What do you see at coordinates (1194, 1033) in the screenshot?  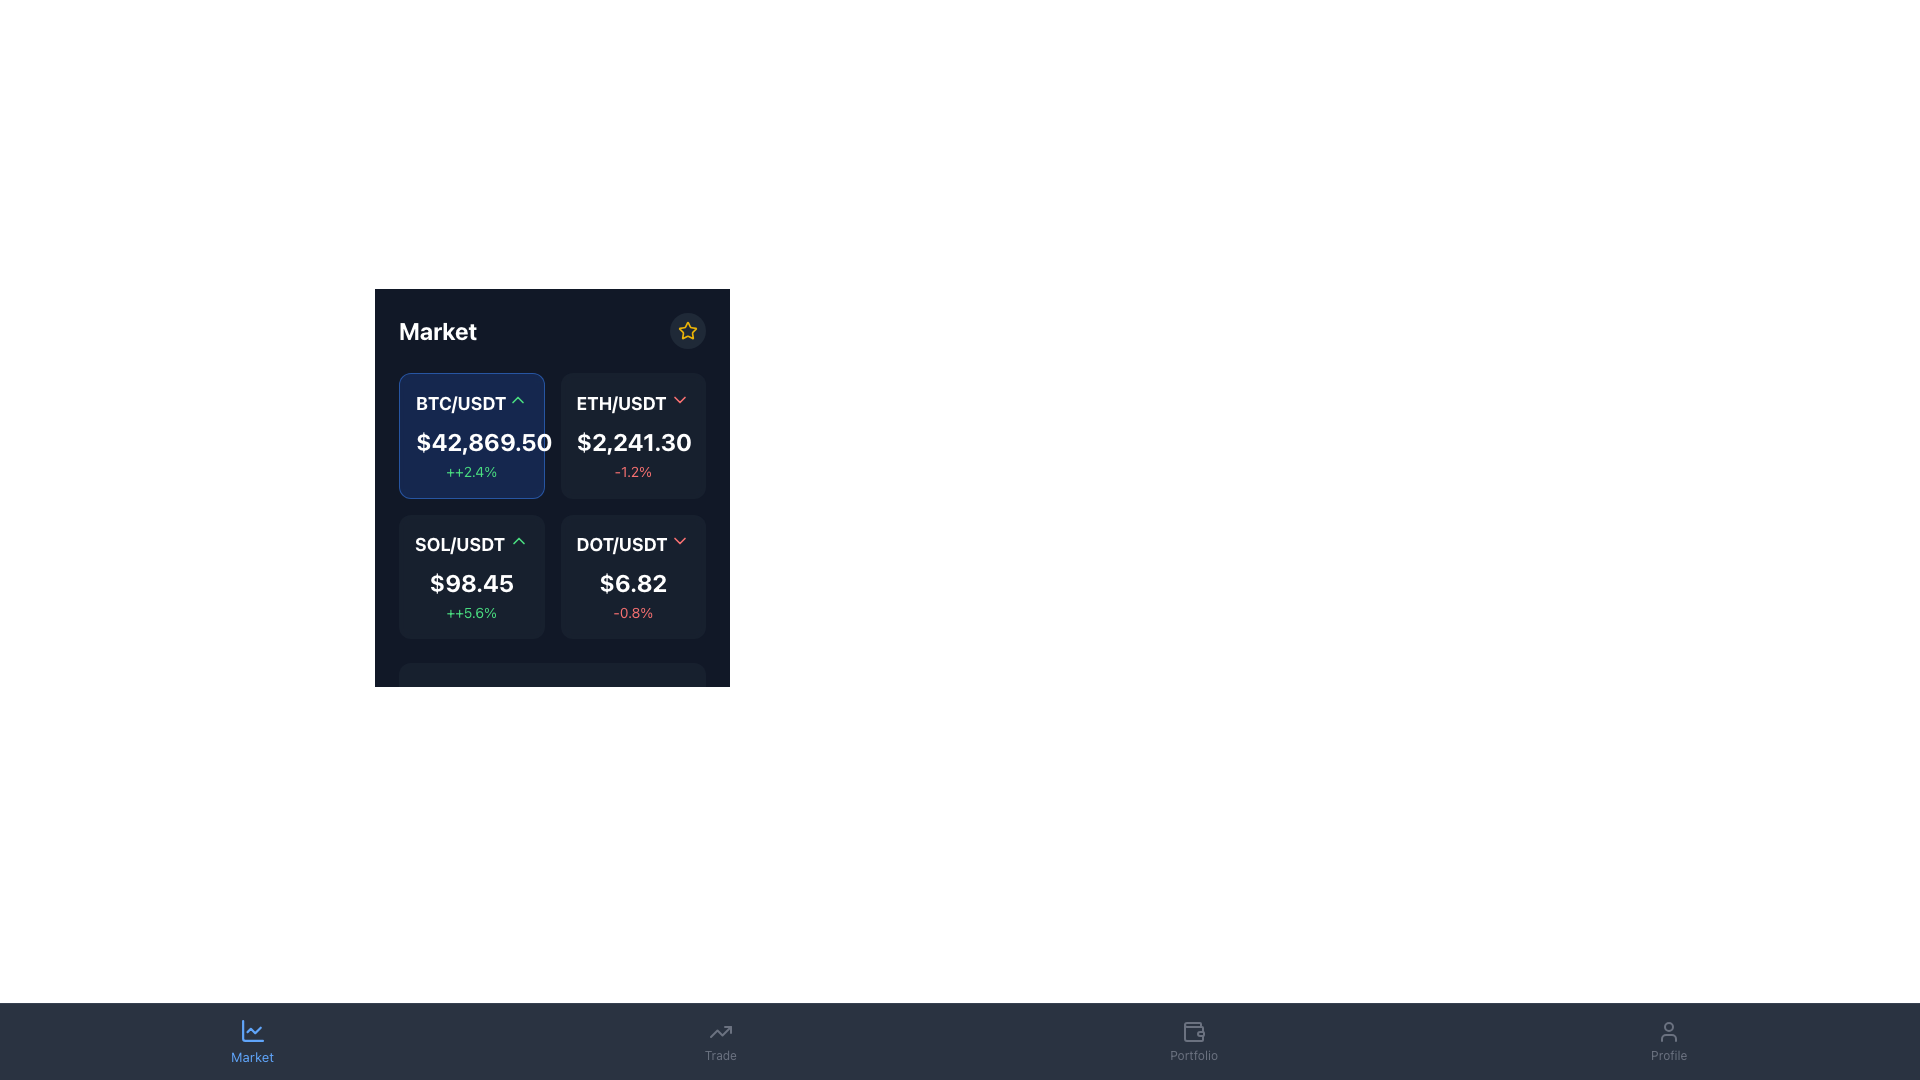 I see `the lower part of the wallet icon labeled 'Portfolio' in the navigation bar` at bounding box center [1194, 1033].